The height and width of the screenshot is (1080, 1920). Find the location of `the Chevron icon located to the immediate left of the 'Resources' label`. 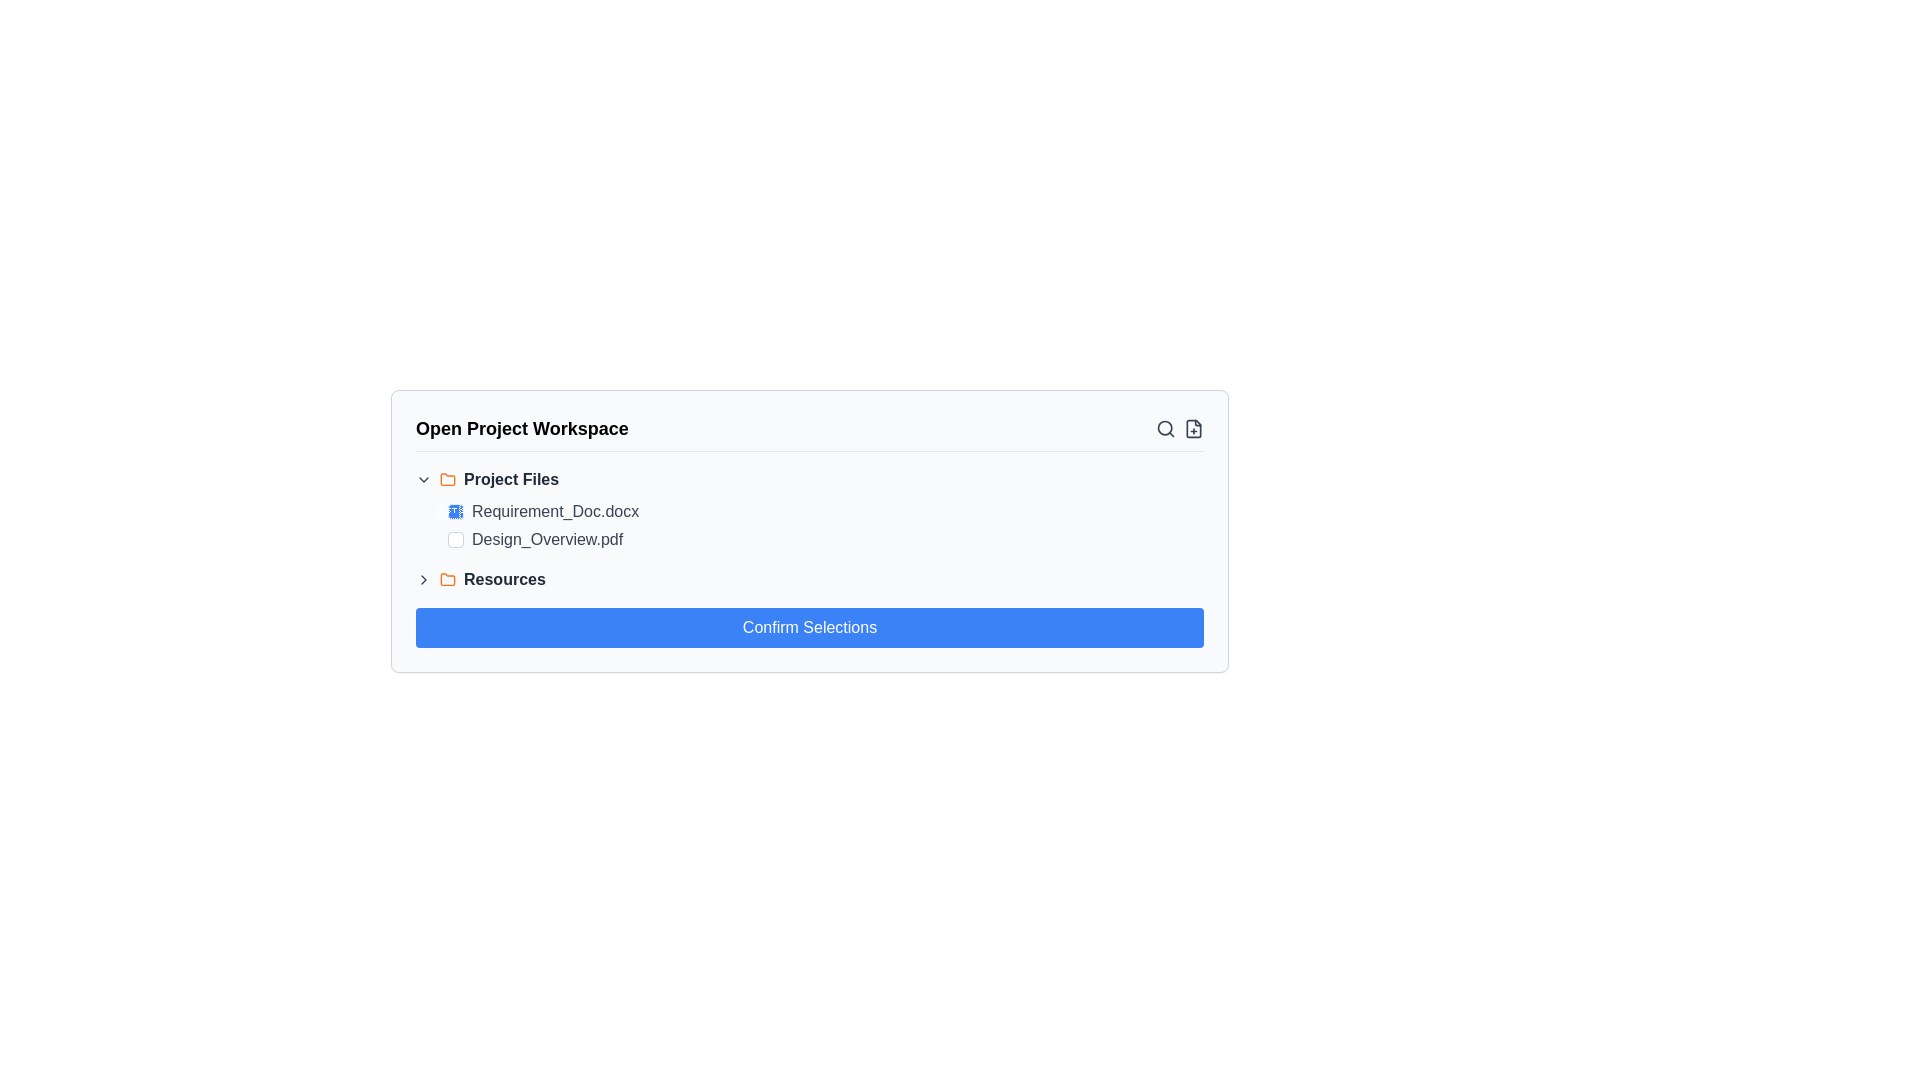

the Chevron icon located to the immediate left of the 'Resources' label is located at coordinates (422, 579).